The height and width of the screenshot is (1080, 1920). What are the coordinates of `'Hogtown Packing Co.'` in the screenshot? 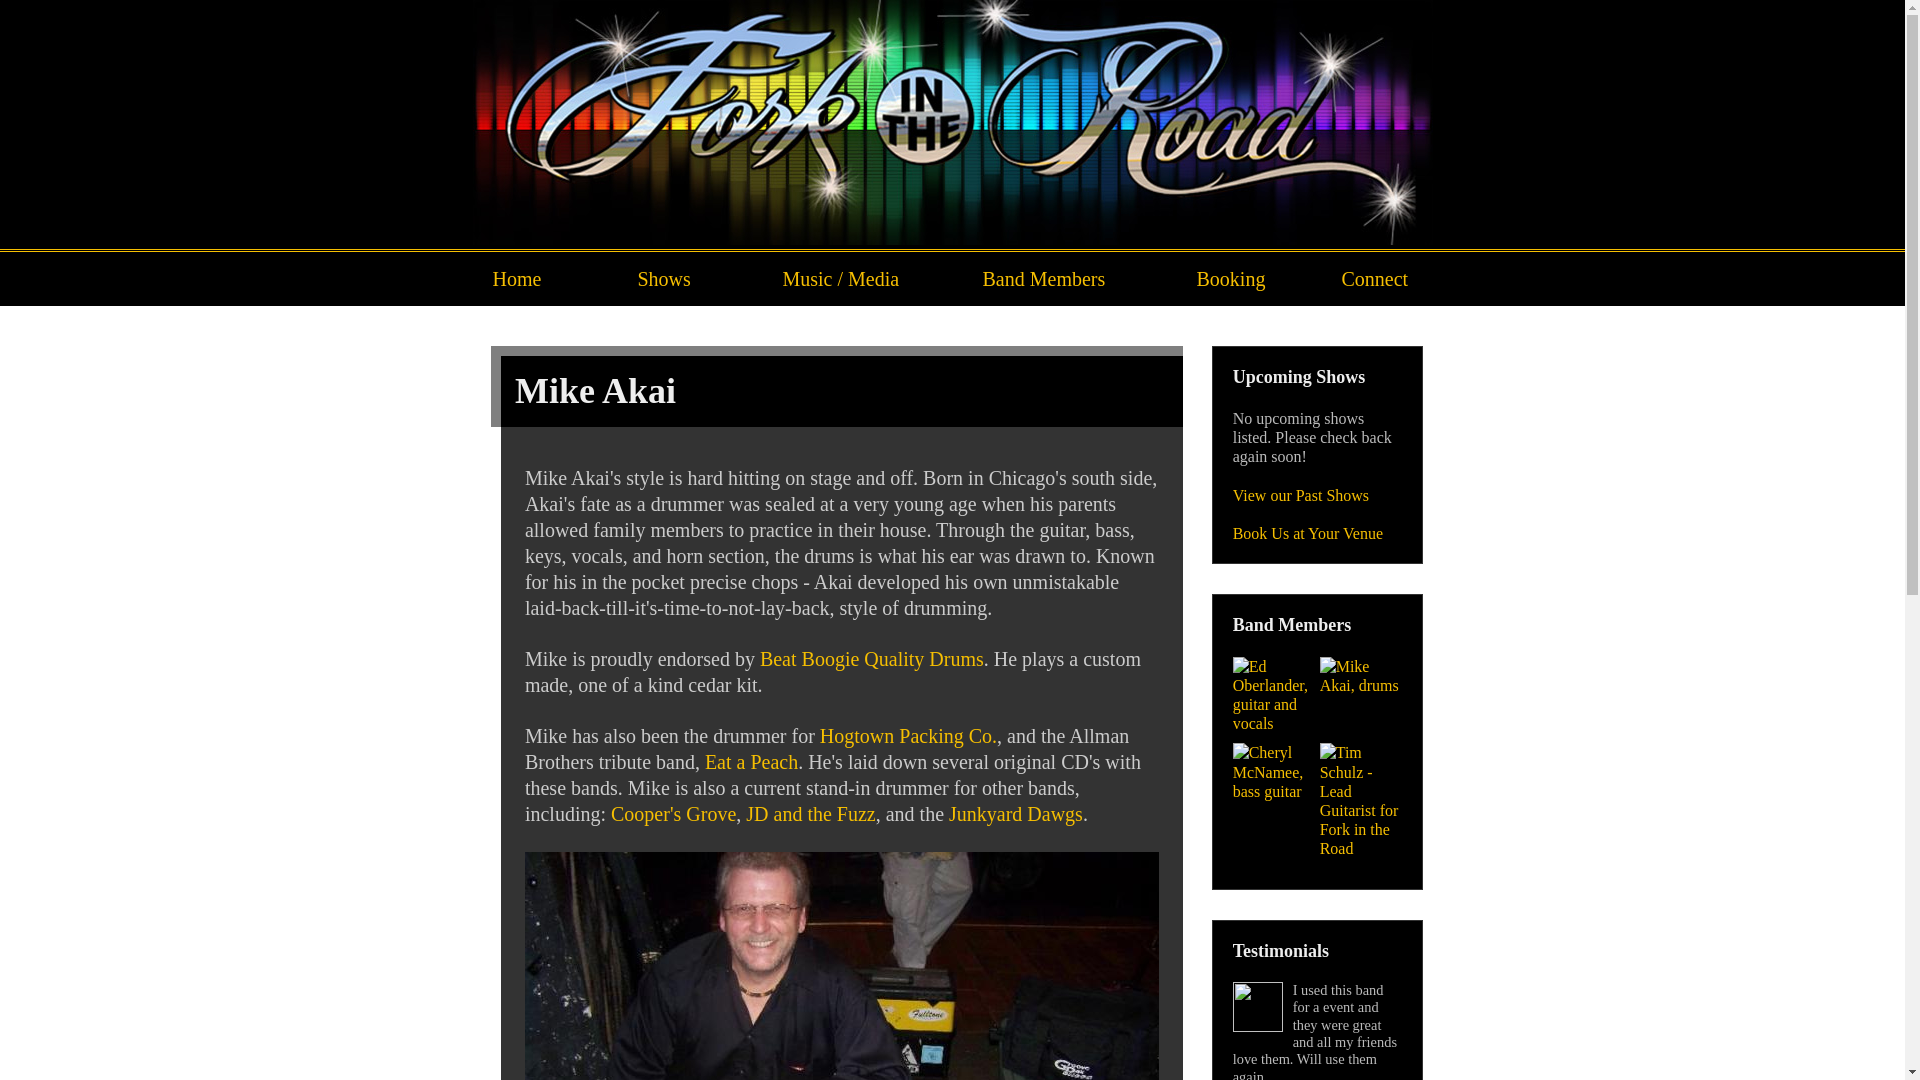 It's located at (907, 736).